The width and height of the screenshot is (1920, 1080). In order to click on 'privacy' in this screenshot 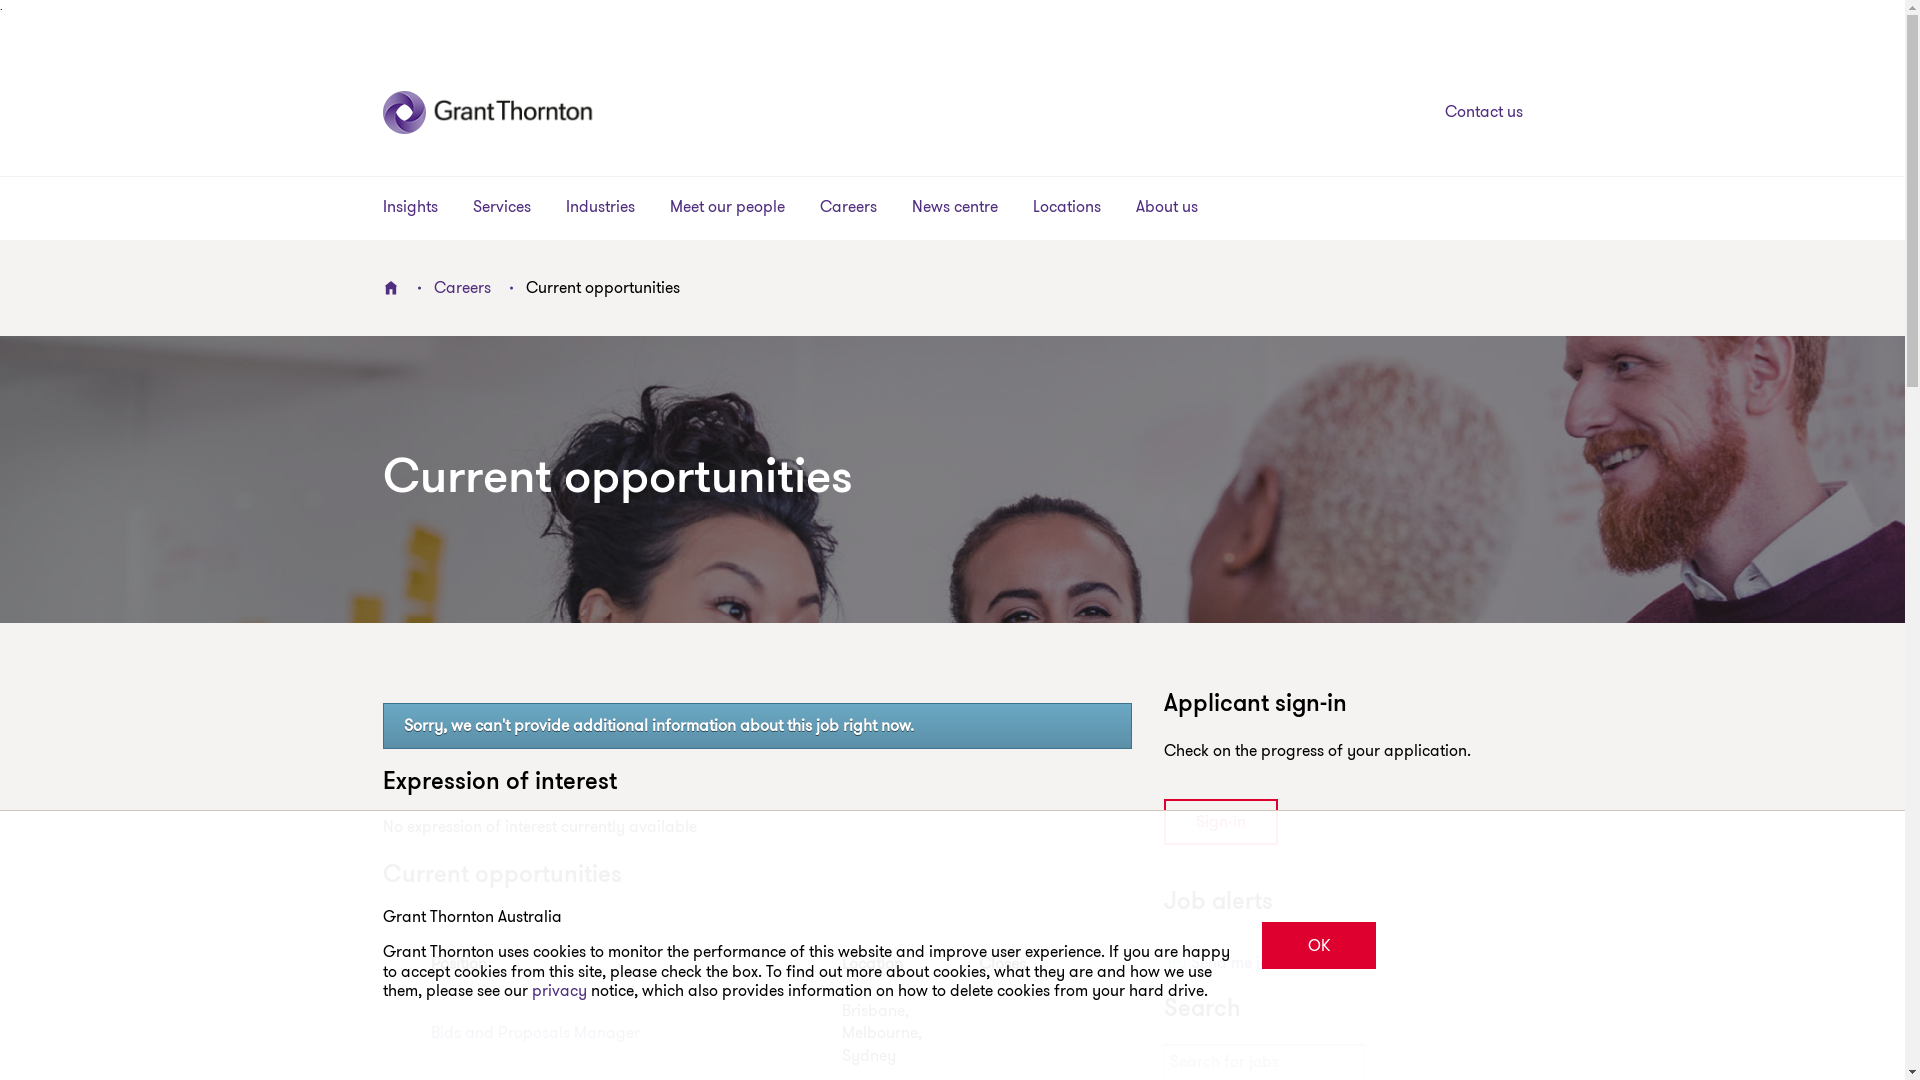, I will do `click(560, 990)`.